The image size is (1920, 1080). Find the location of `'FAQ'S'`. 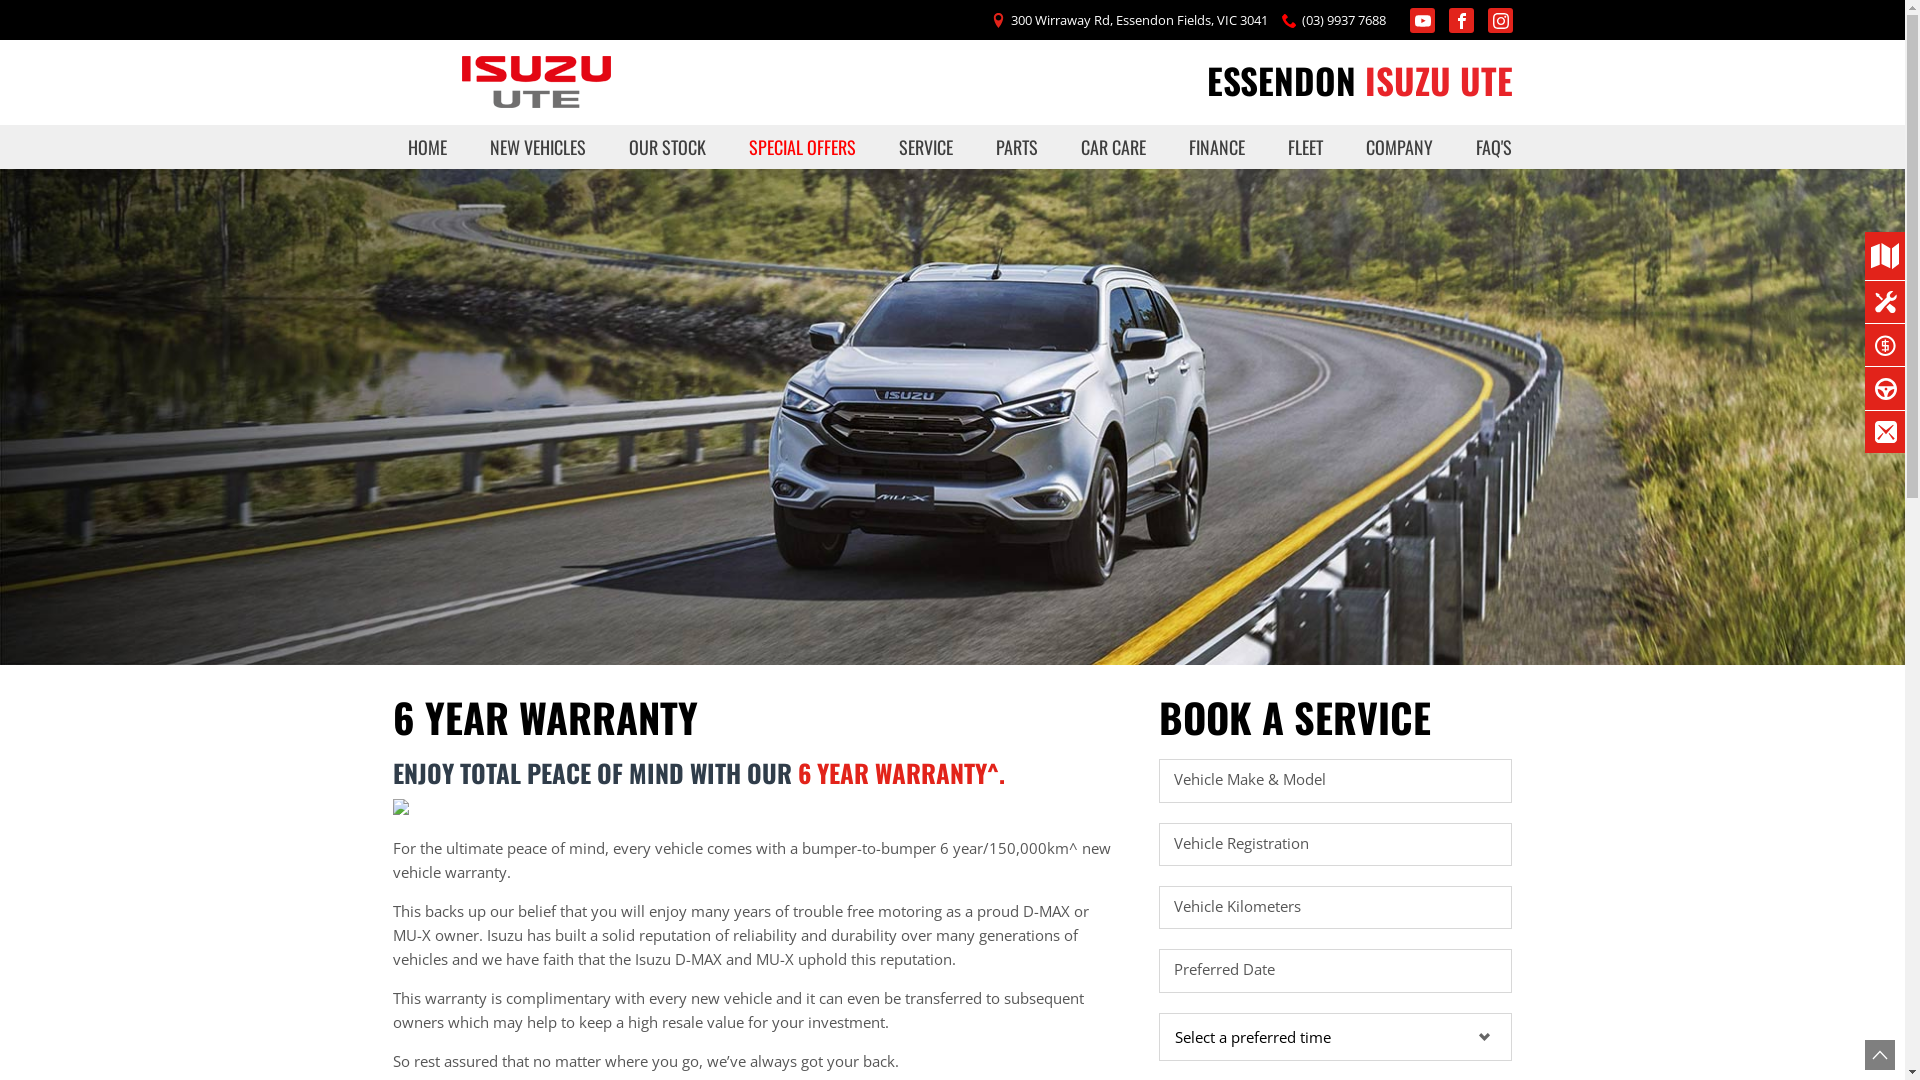

'FAQ'S' is located at coordinates (1486, 145).